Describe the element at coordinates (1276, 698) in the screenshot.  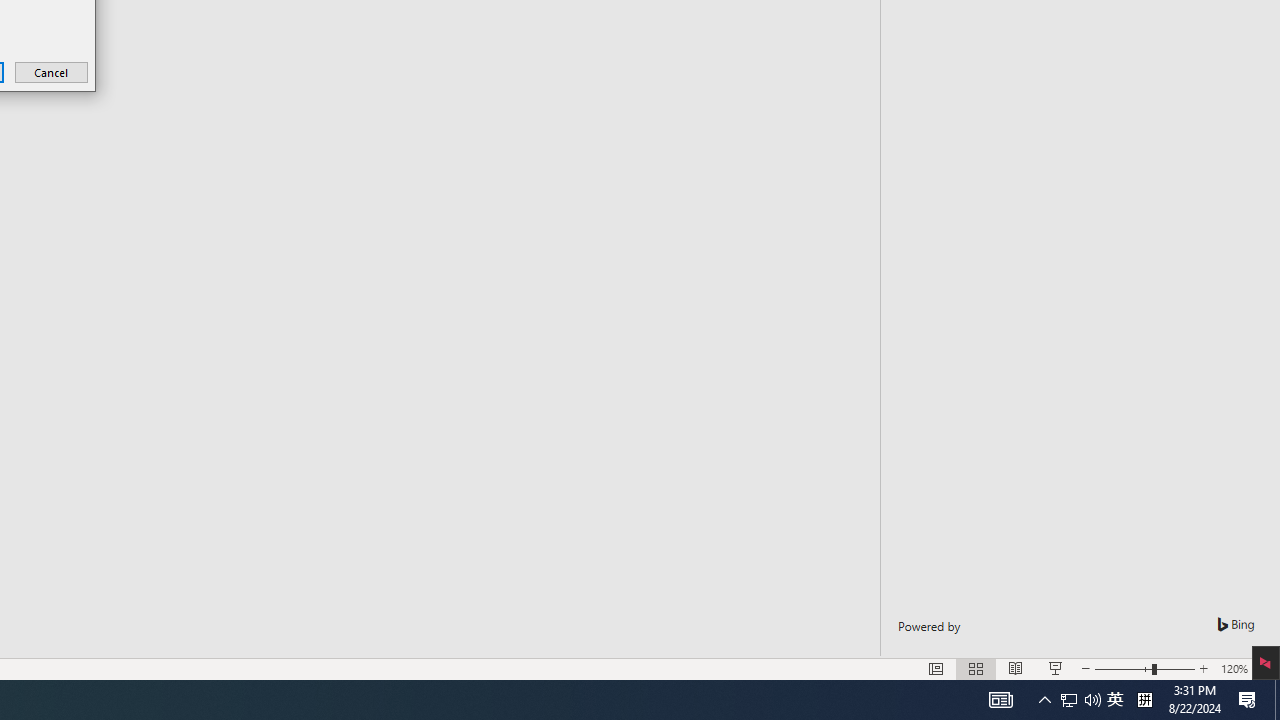
I see `'Show desktop'` at that location.